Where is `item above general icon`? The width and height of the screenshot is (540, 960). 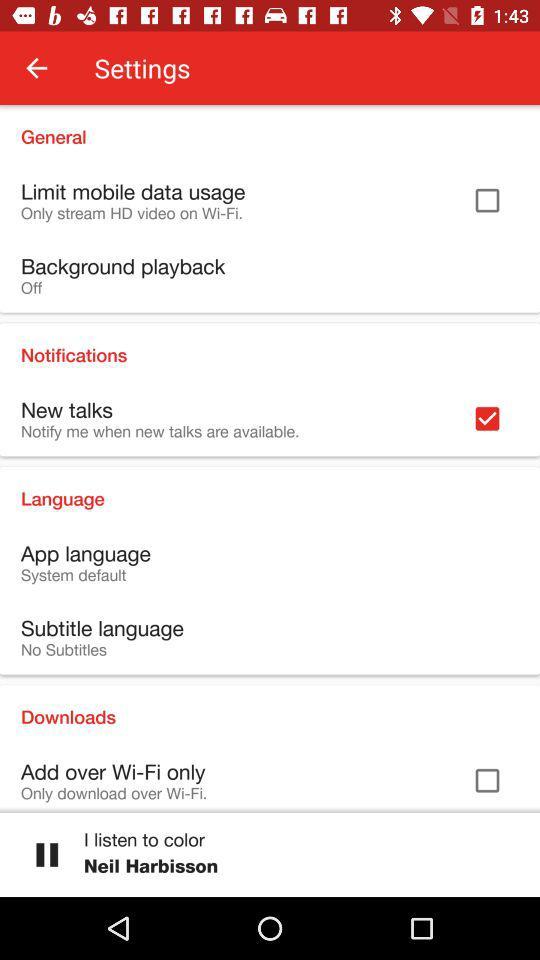 item above general icon is located at coordinates (36, 68).